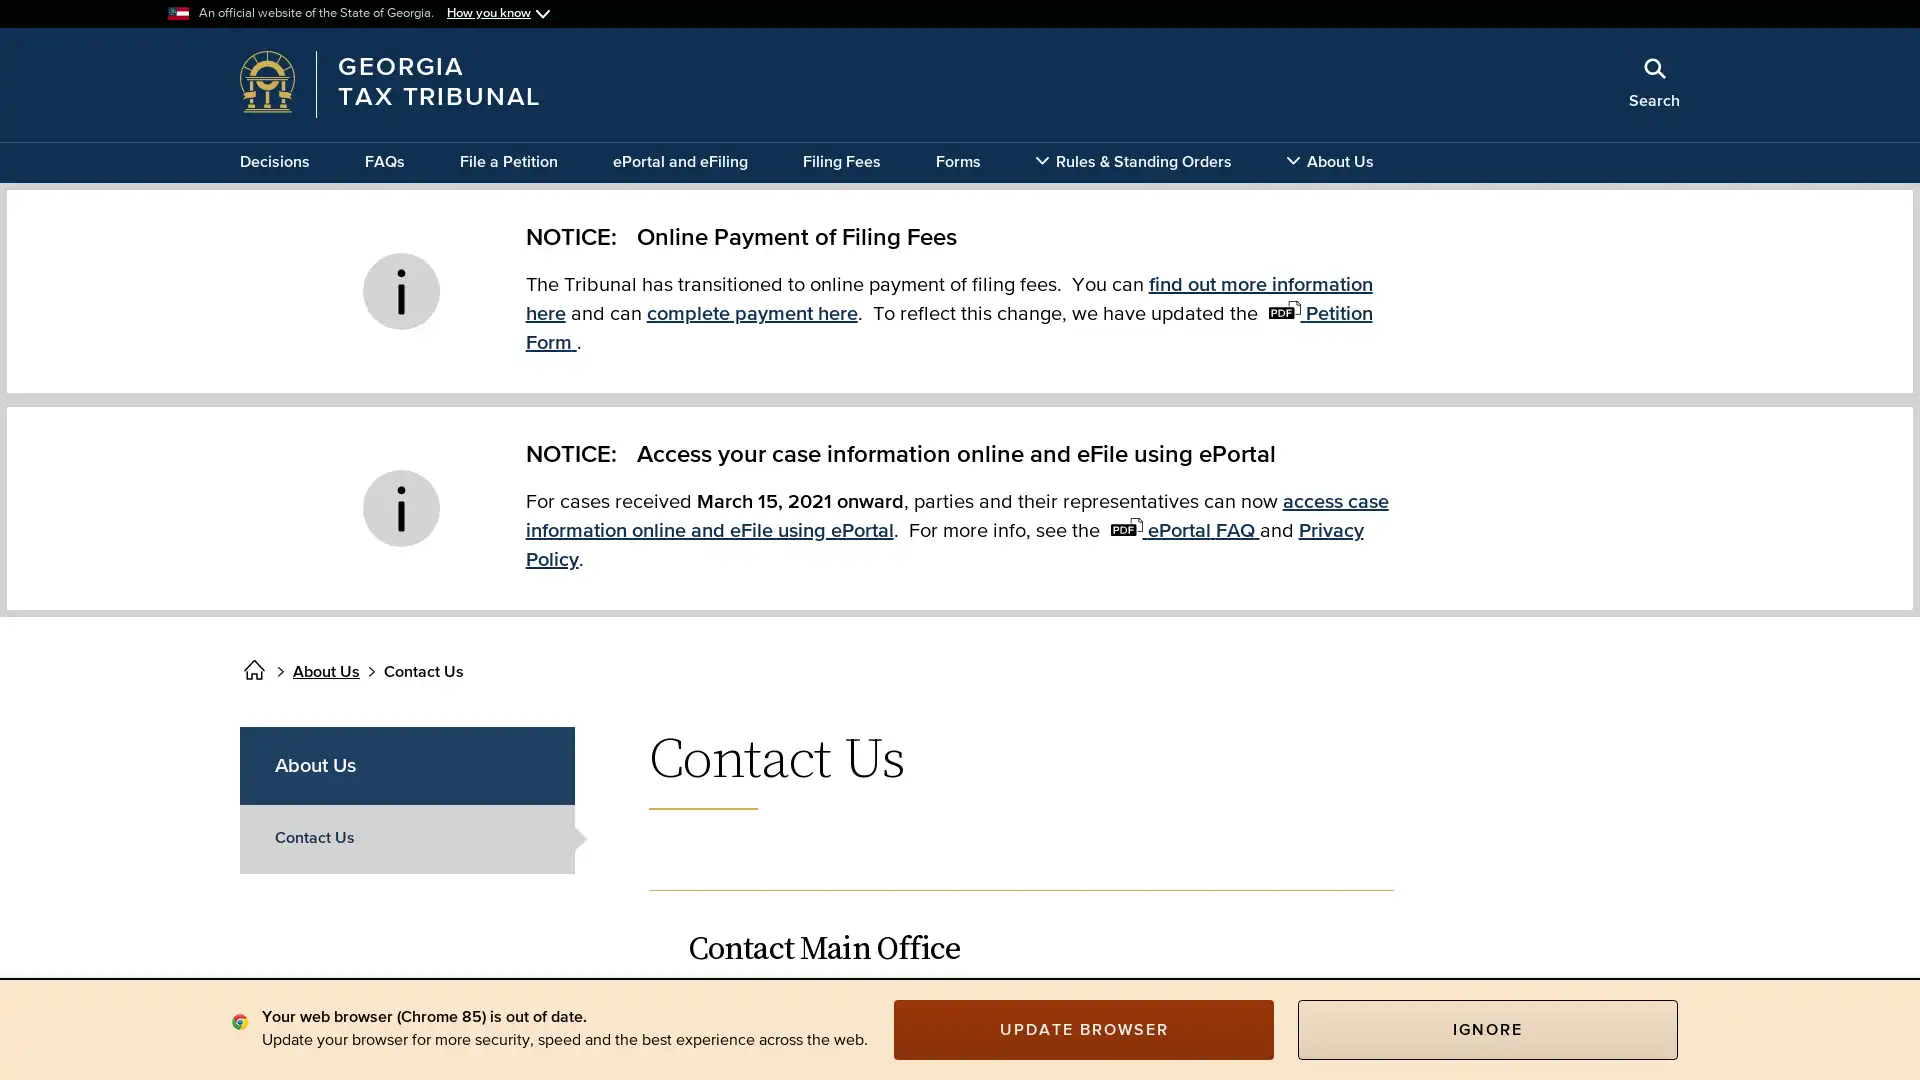 This screenshot has width=1920, height=1080. What do you see at coordinates (1573, 281) in the screenshot?
I see `Search` at bounding box center [1573, 281].